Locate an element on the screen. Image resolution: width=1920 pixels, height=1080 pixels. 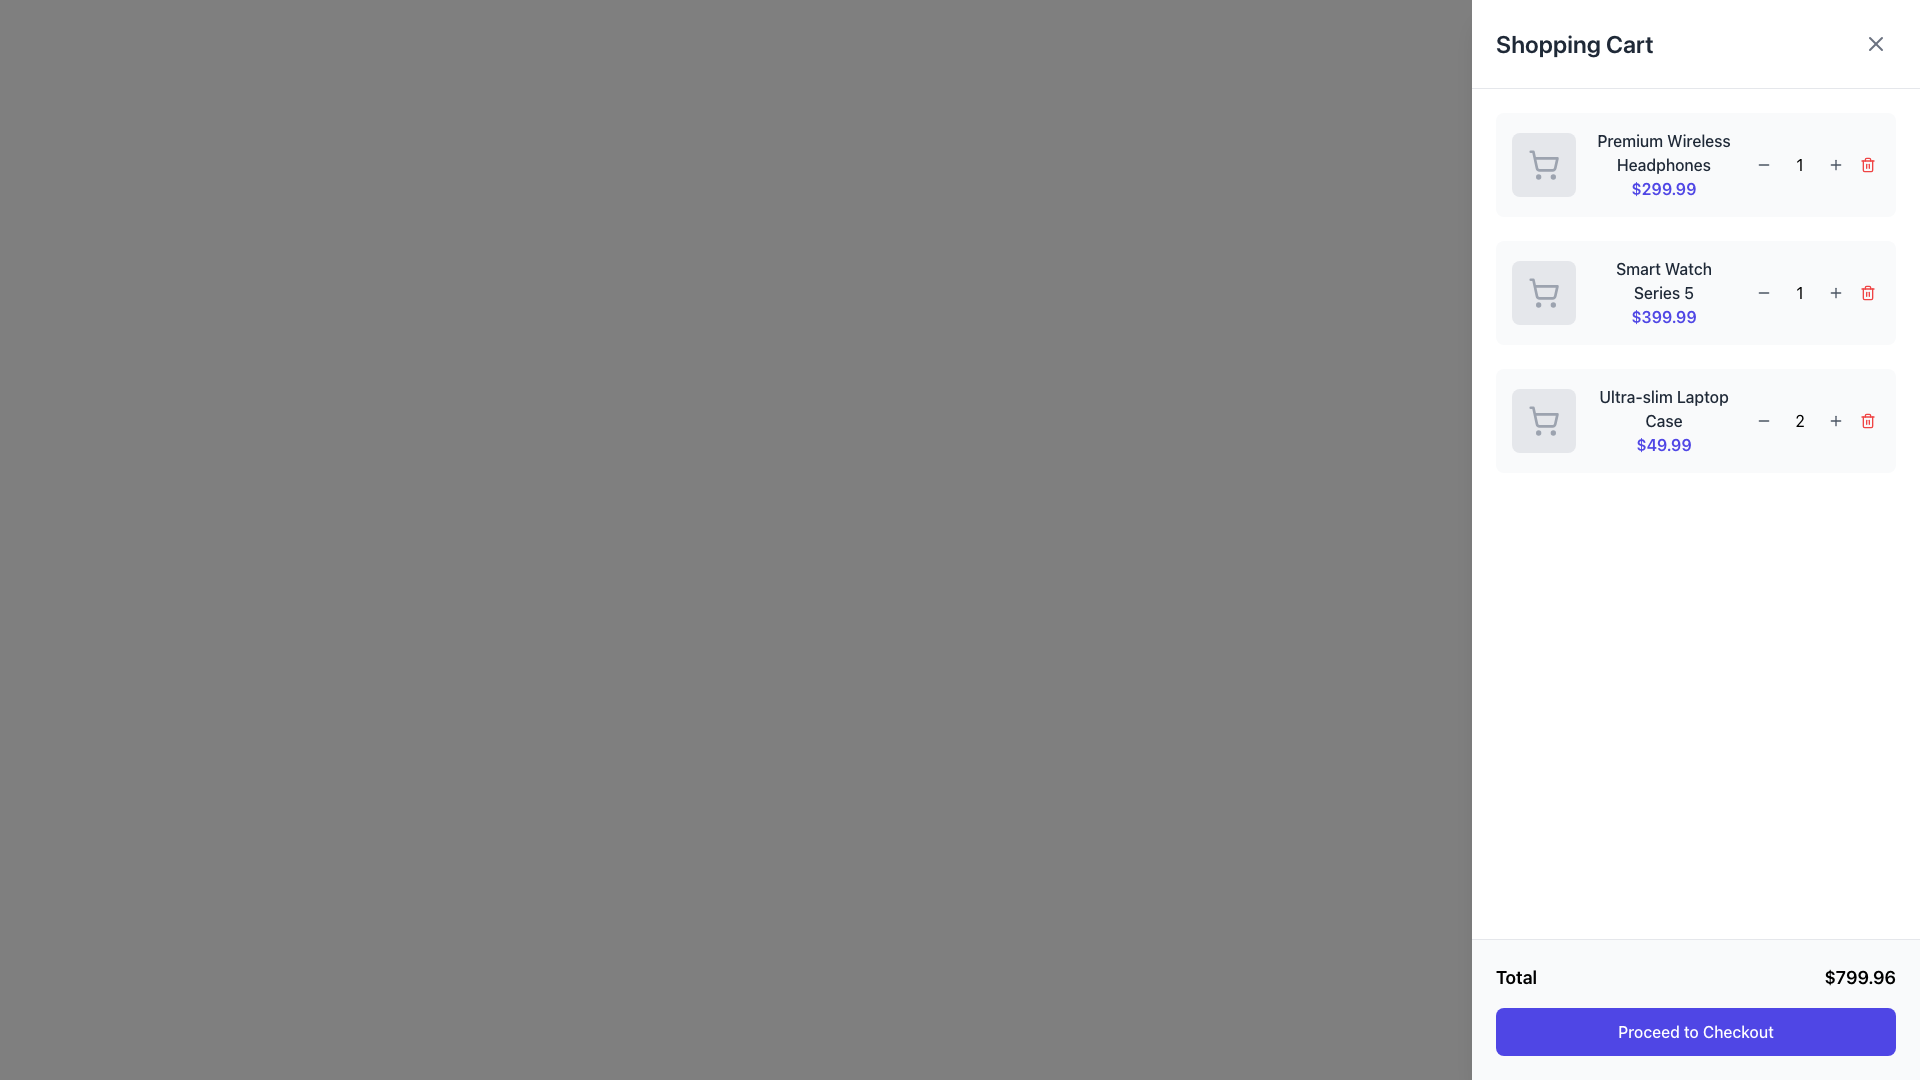
the plus button next to the numeric input for the 'Smart Watch Series 5' is located at coordinates (1836, 293).